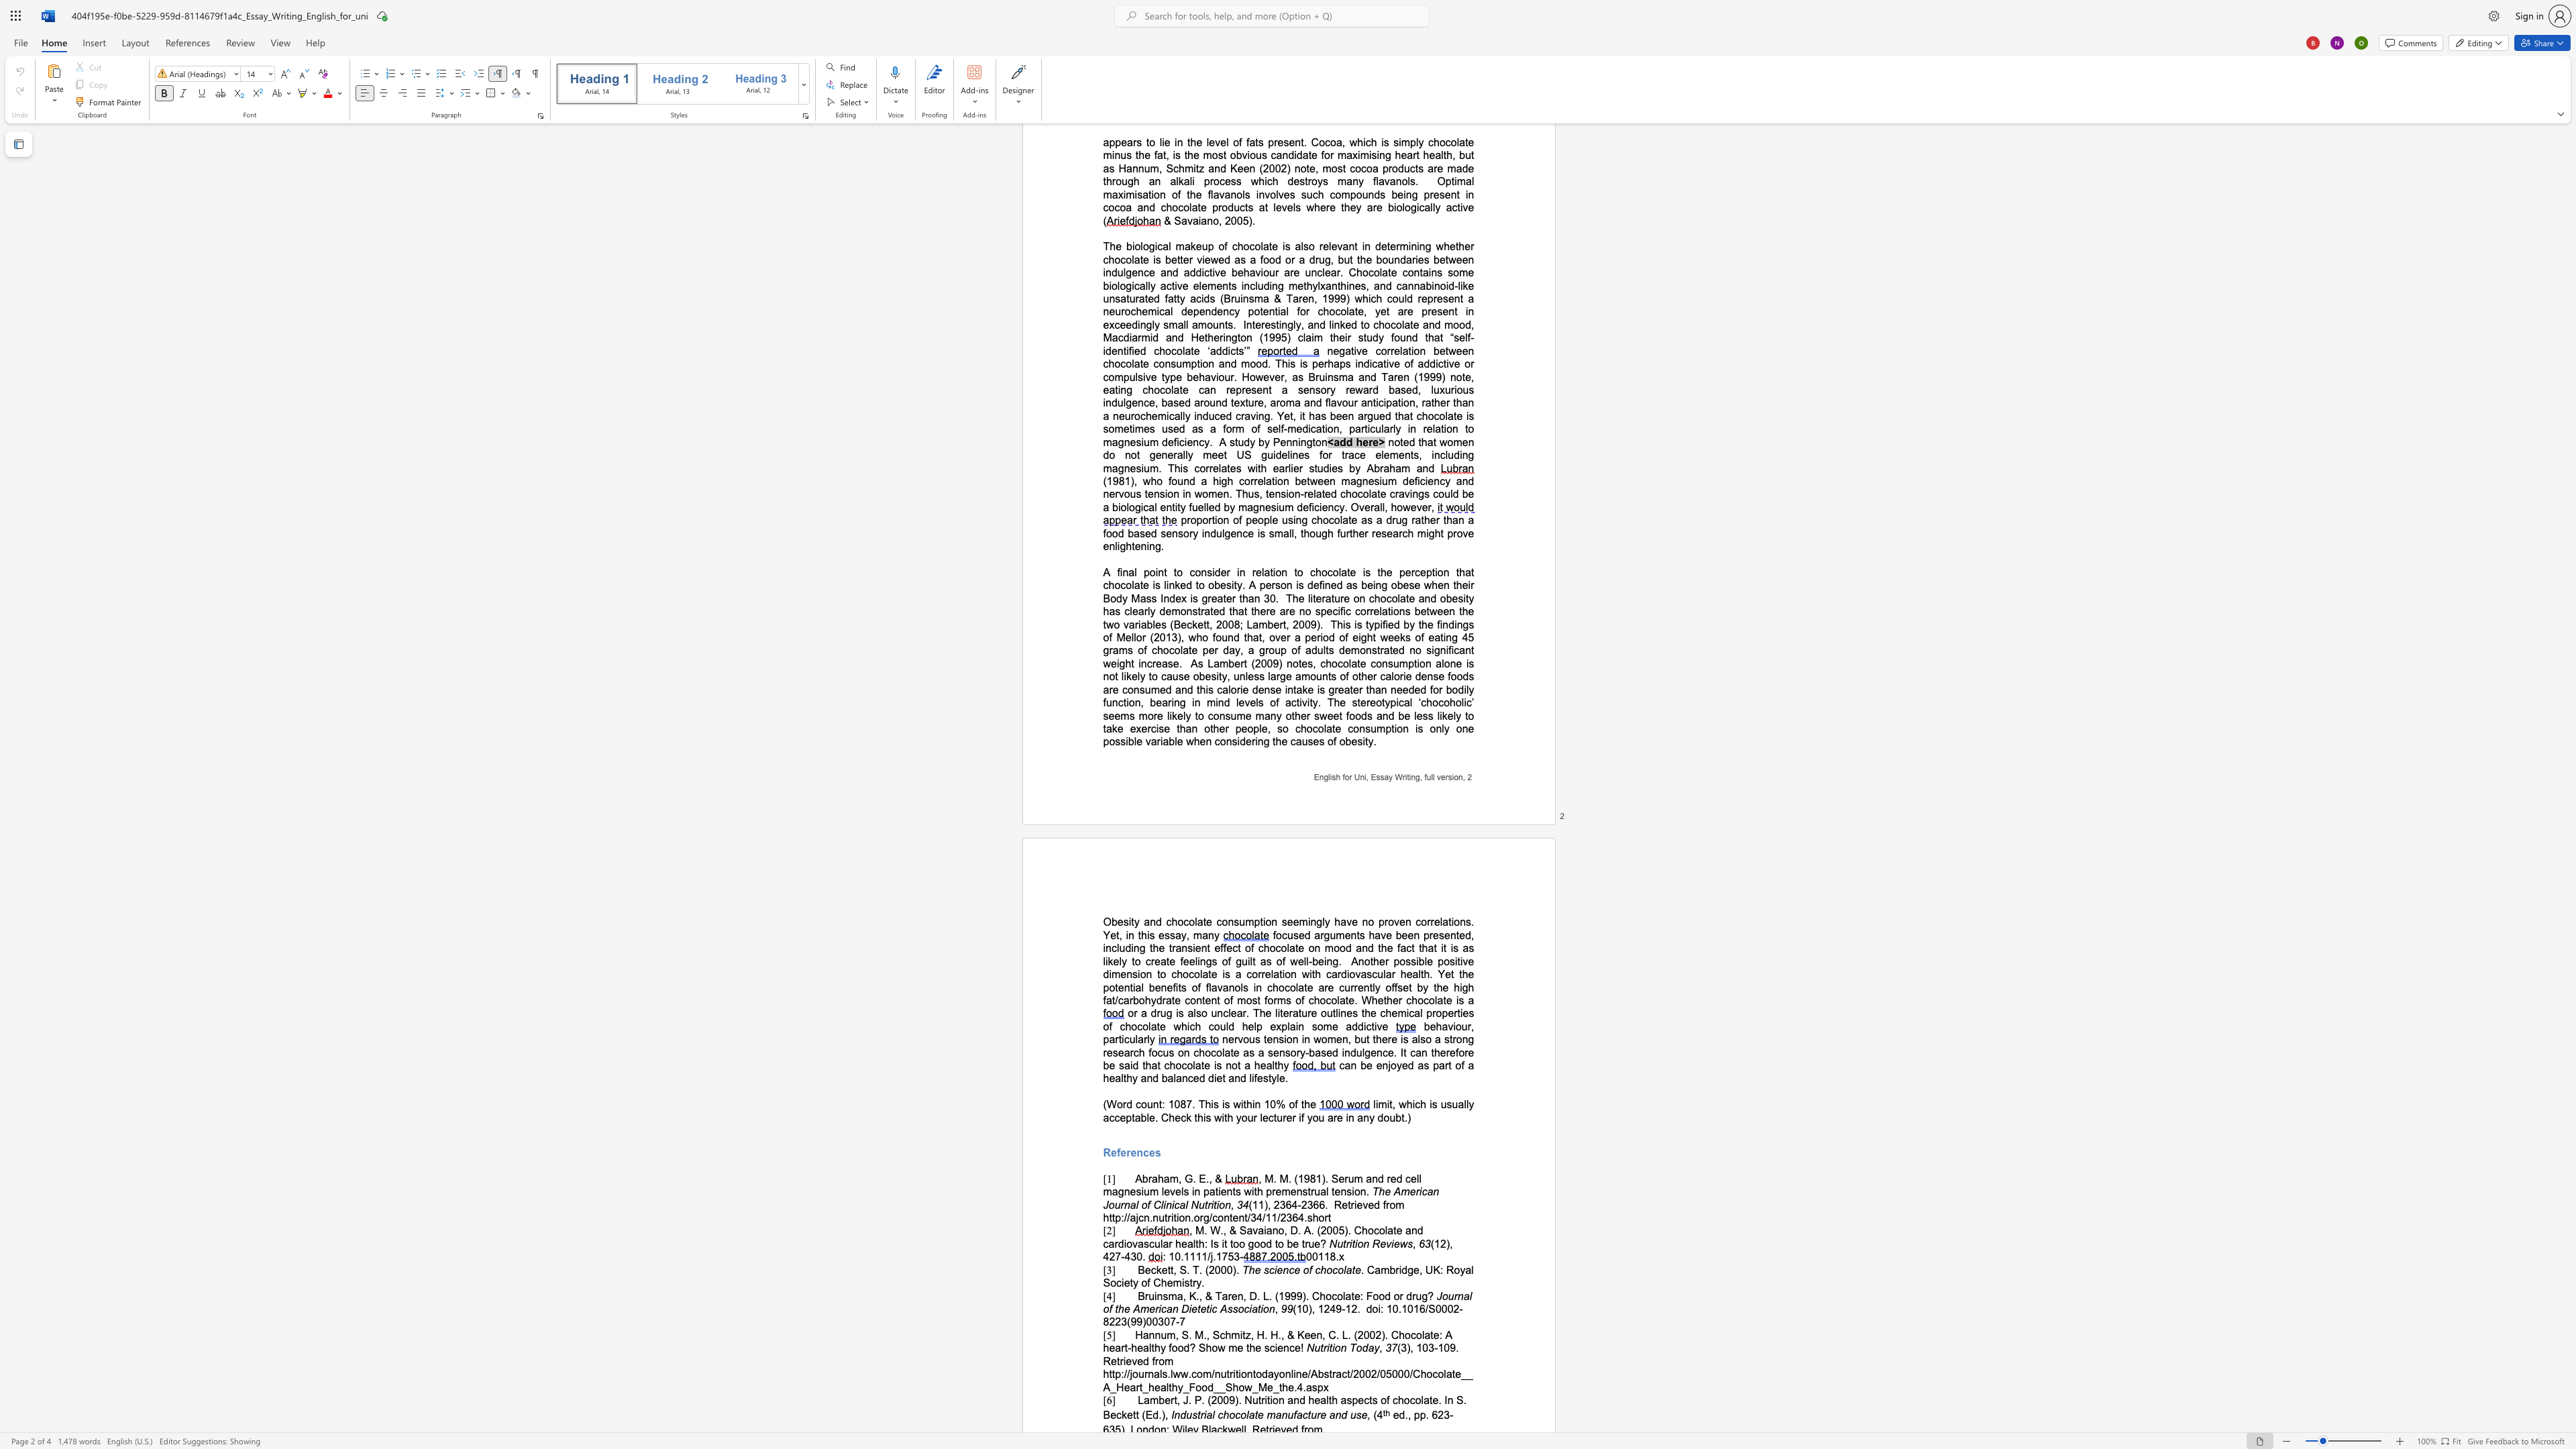 The image size is (2576, 1449). What do you see at coordinates (1280, 920) in the screenshot?
I see `the subset text "seeming" within the text "seemingly have"` at bounding box center [1280, 920].